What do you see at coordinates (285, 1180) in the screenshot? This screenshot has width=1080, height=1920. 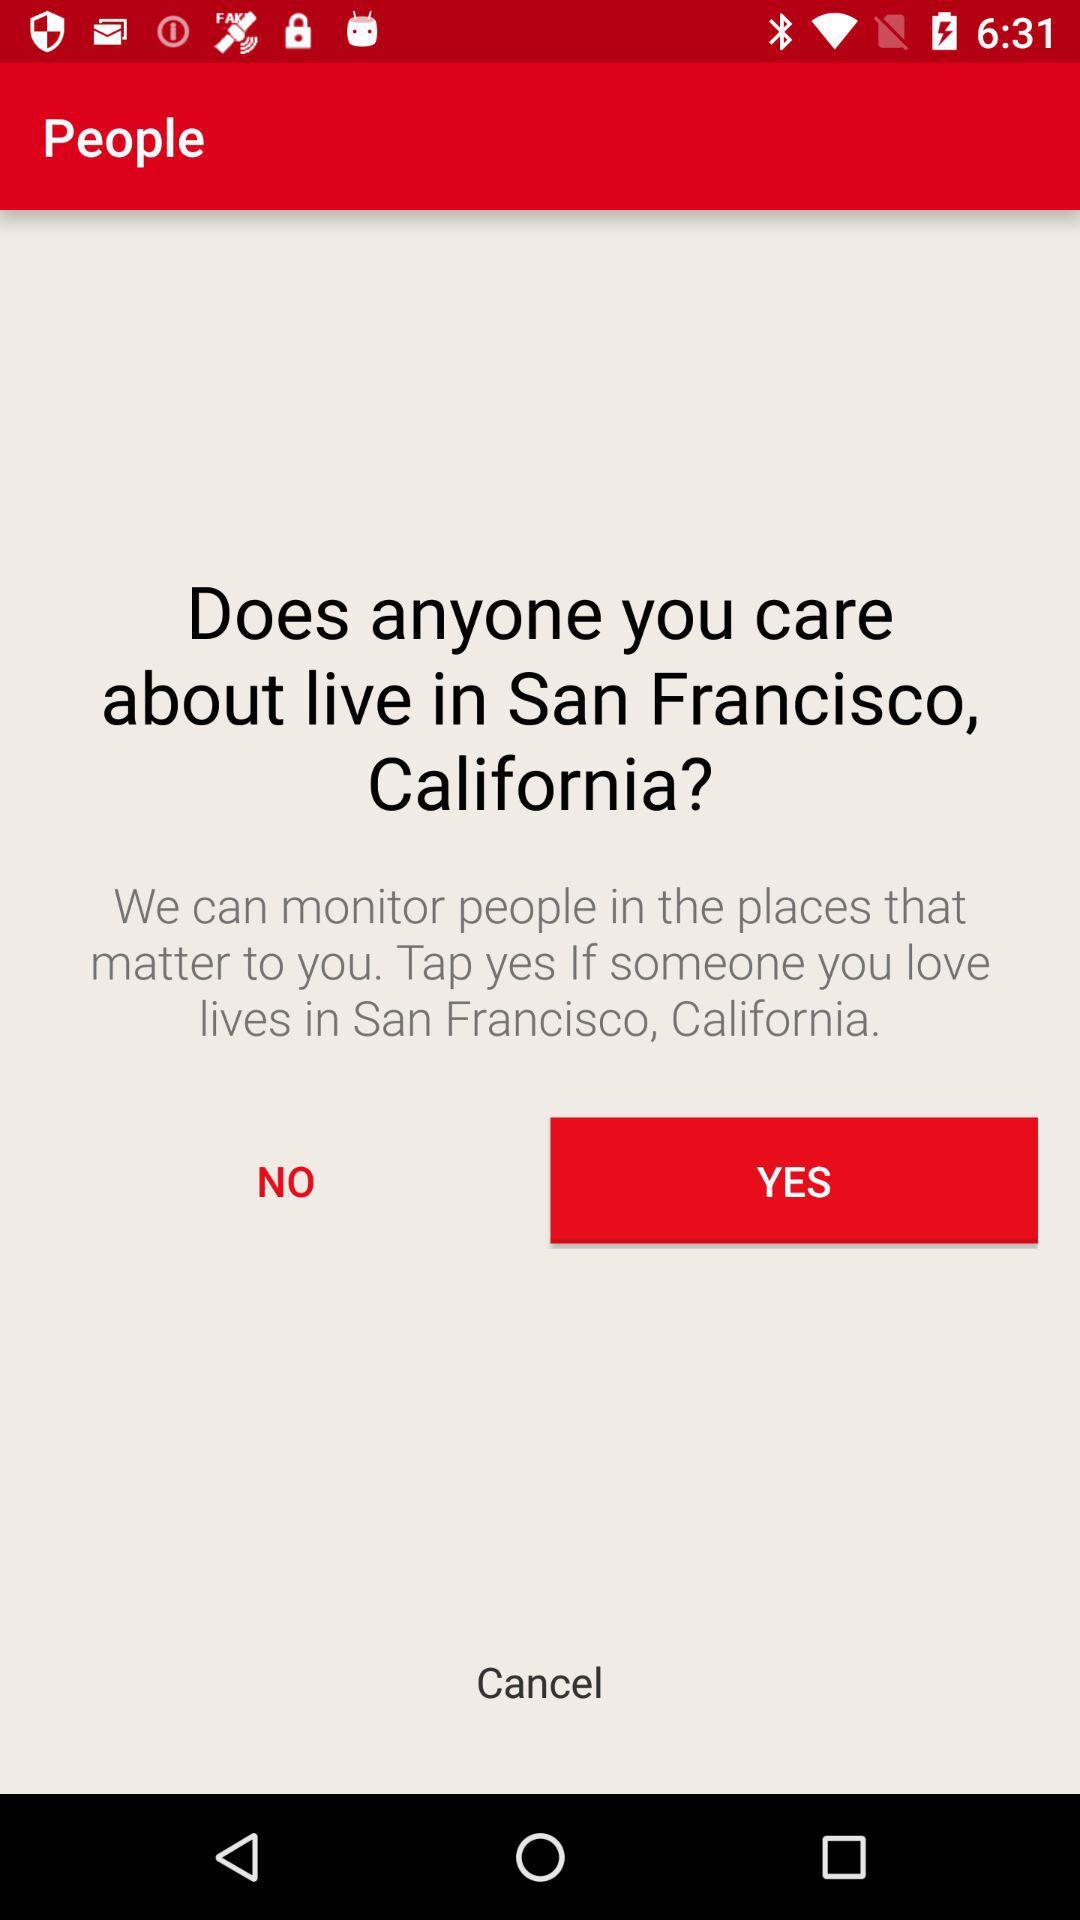 I see `no` at bounding box center [285, 1180].